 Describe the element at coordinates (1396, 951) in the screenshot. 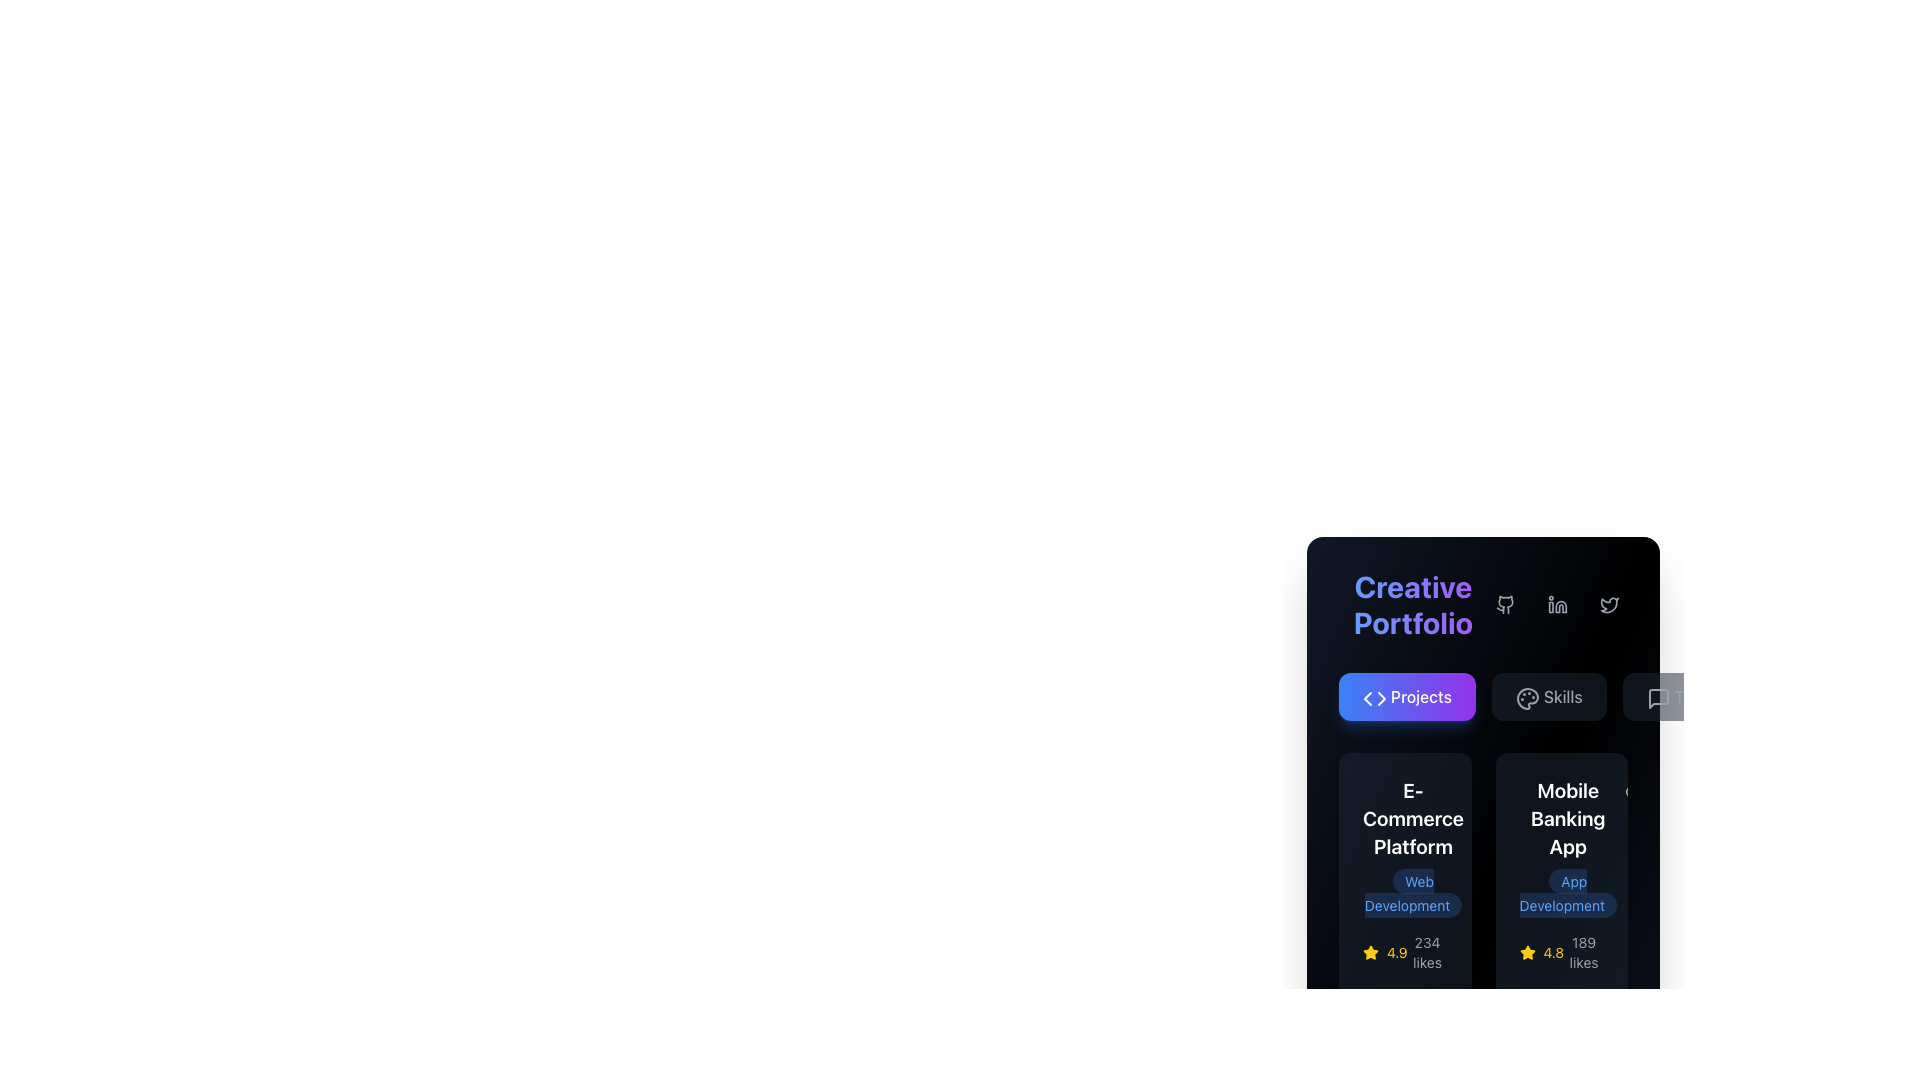

I see `displayed rating from the Text label showing '4.9' in bold yellow font, located at the bottom of the left card under the title 'E-Commerce Platform'` at that location.